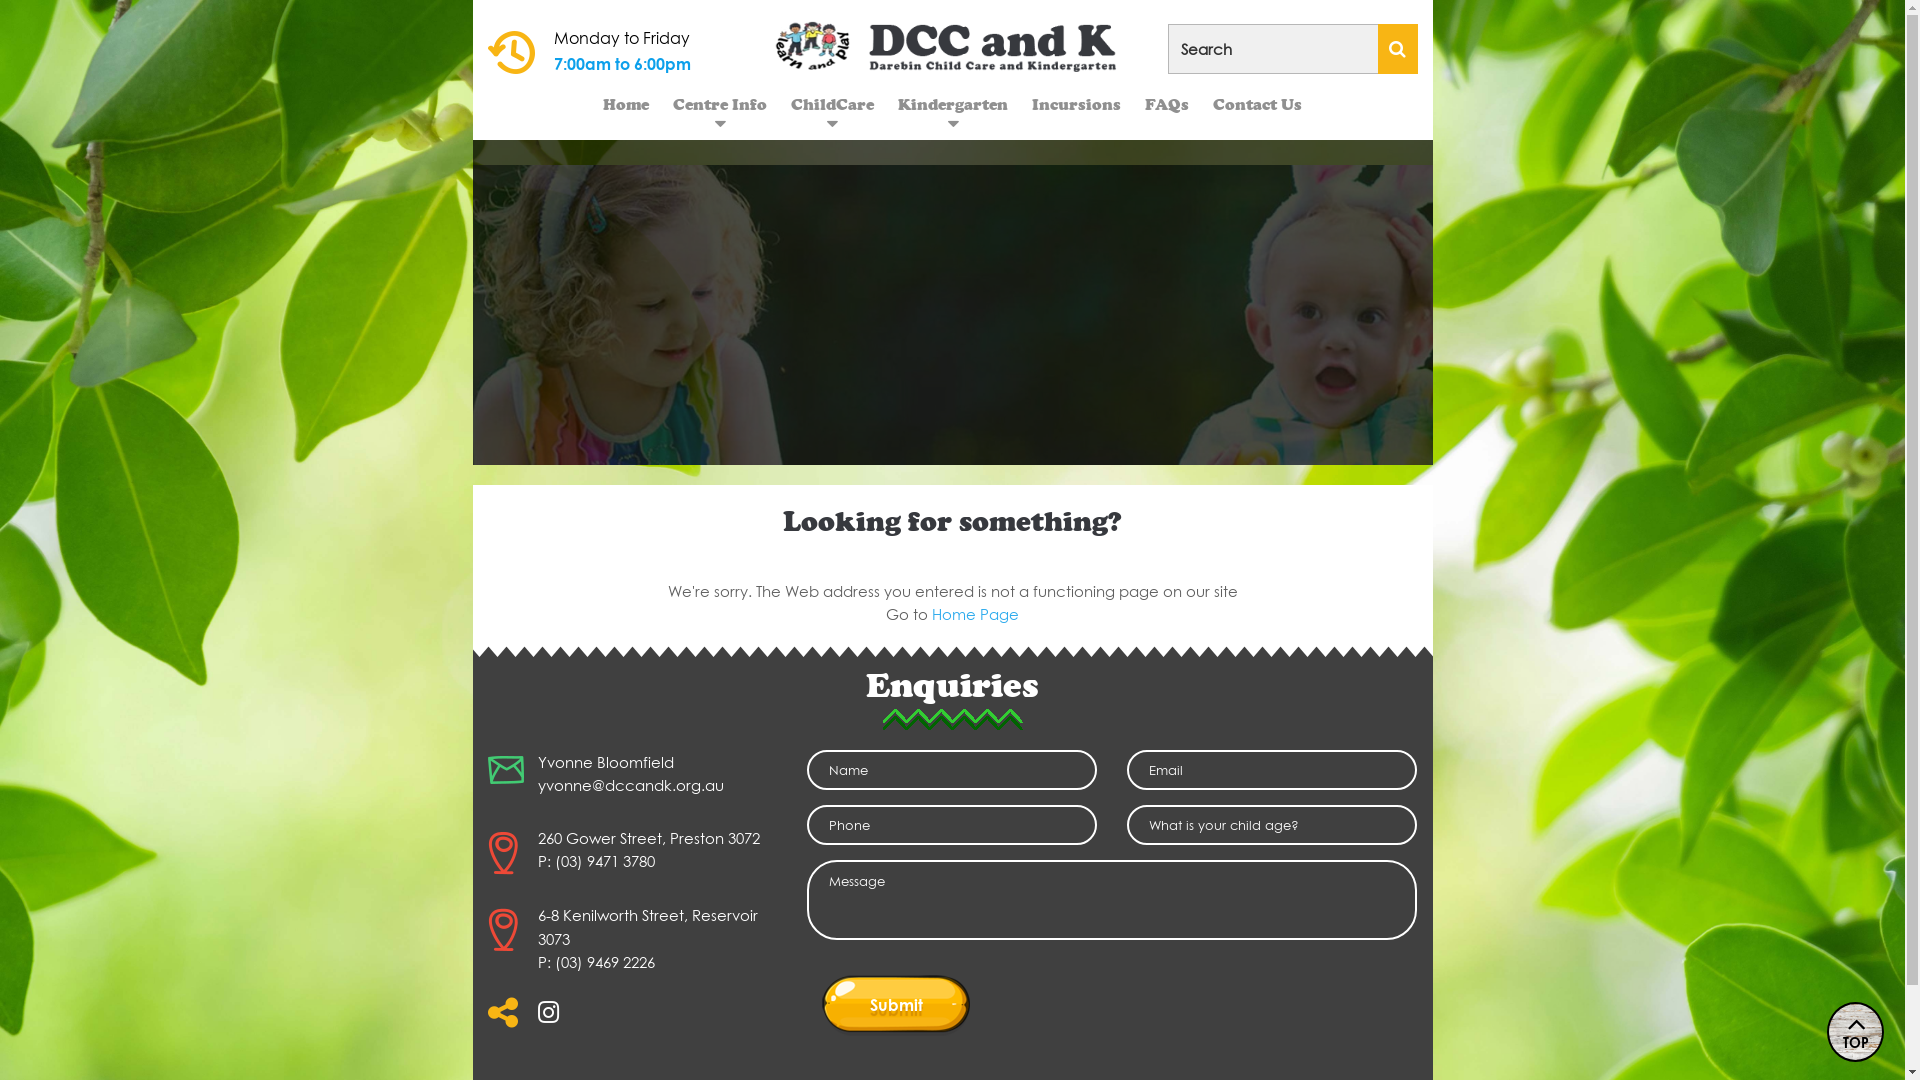  I want to click on 'Instagram', so click(537, 1018).